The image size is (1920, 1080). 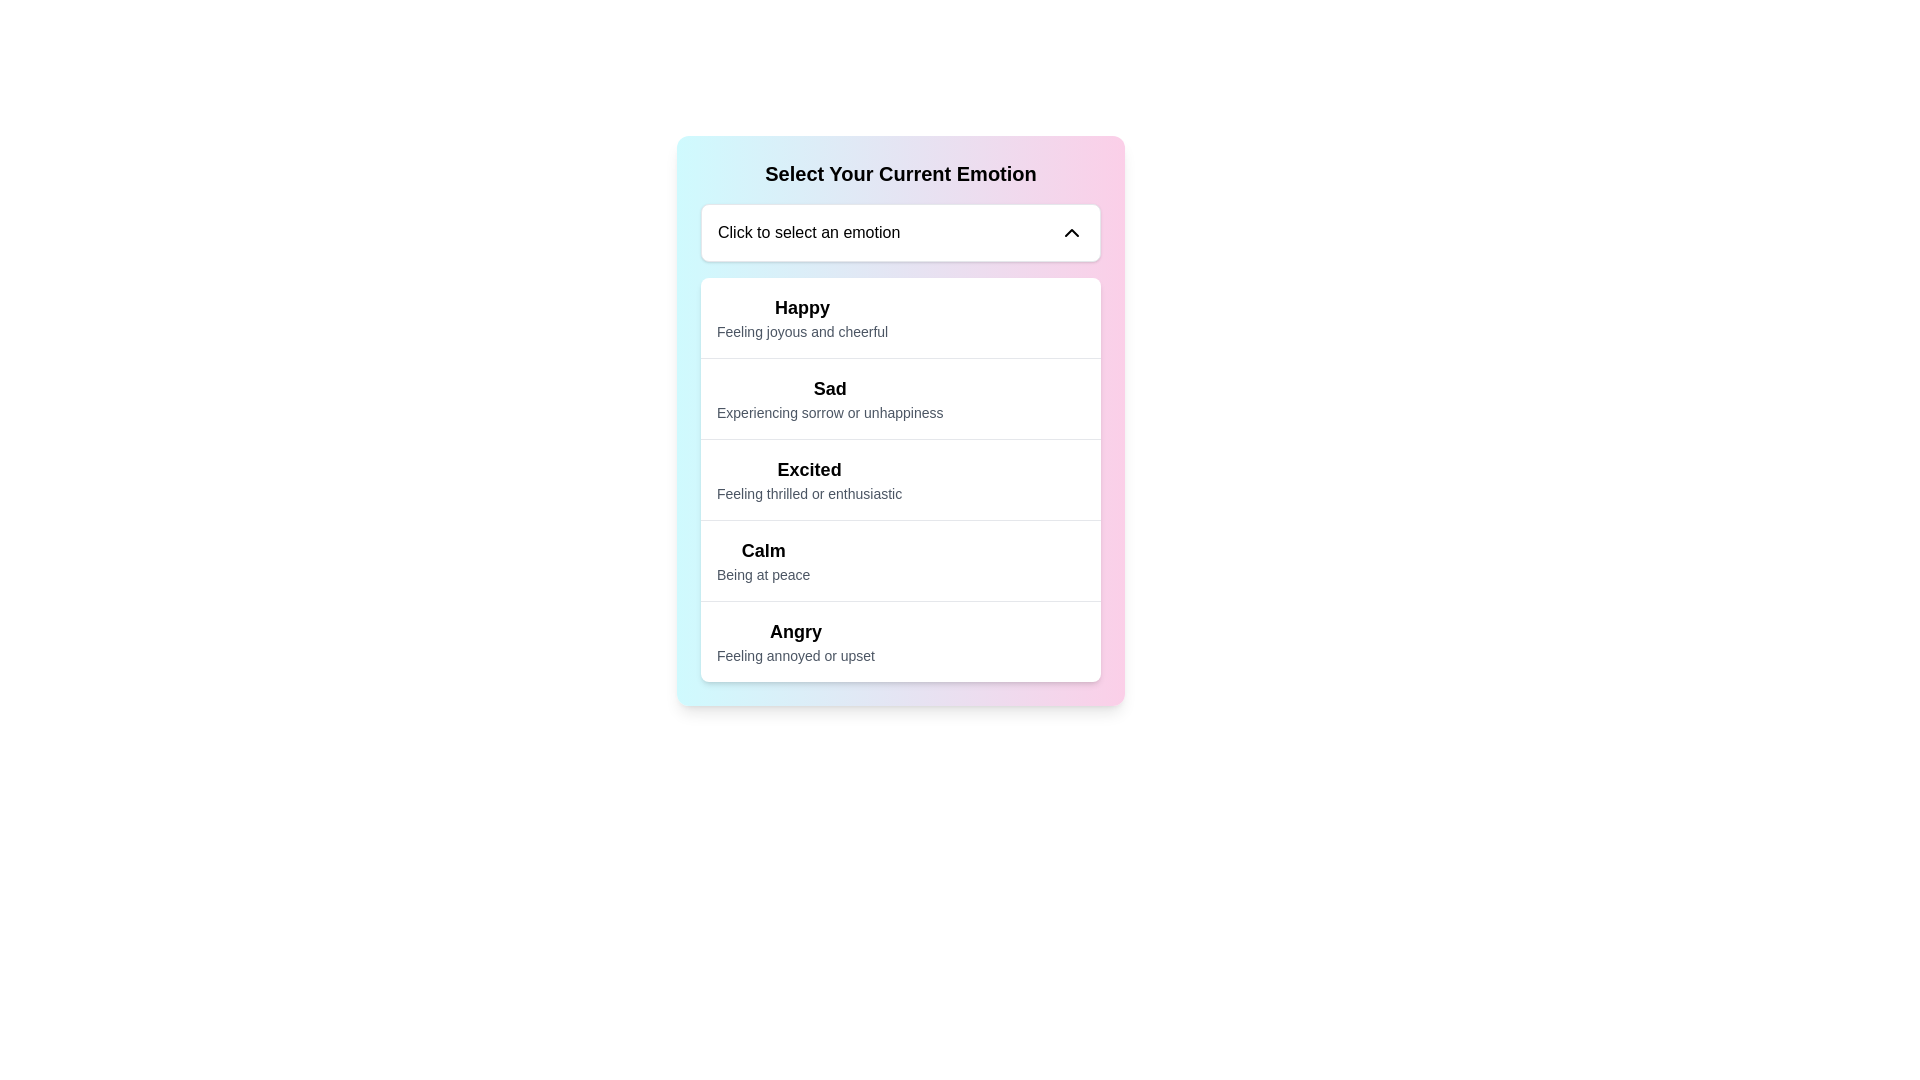 What do you see at coordinates (762, 574) in the screenshot?
I see `descriptive subtitle text for the 'Calm' emotion category, which is located beneath the title 'Calm' in the third item of a vertically arranged list of emotions` at bounding box center [762, 574].